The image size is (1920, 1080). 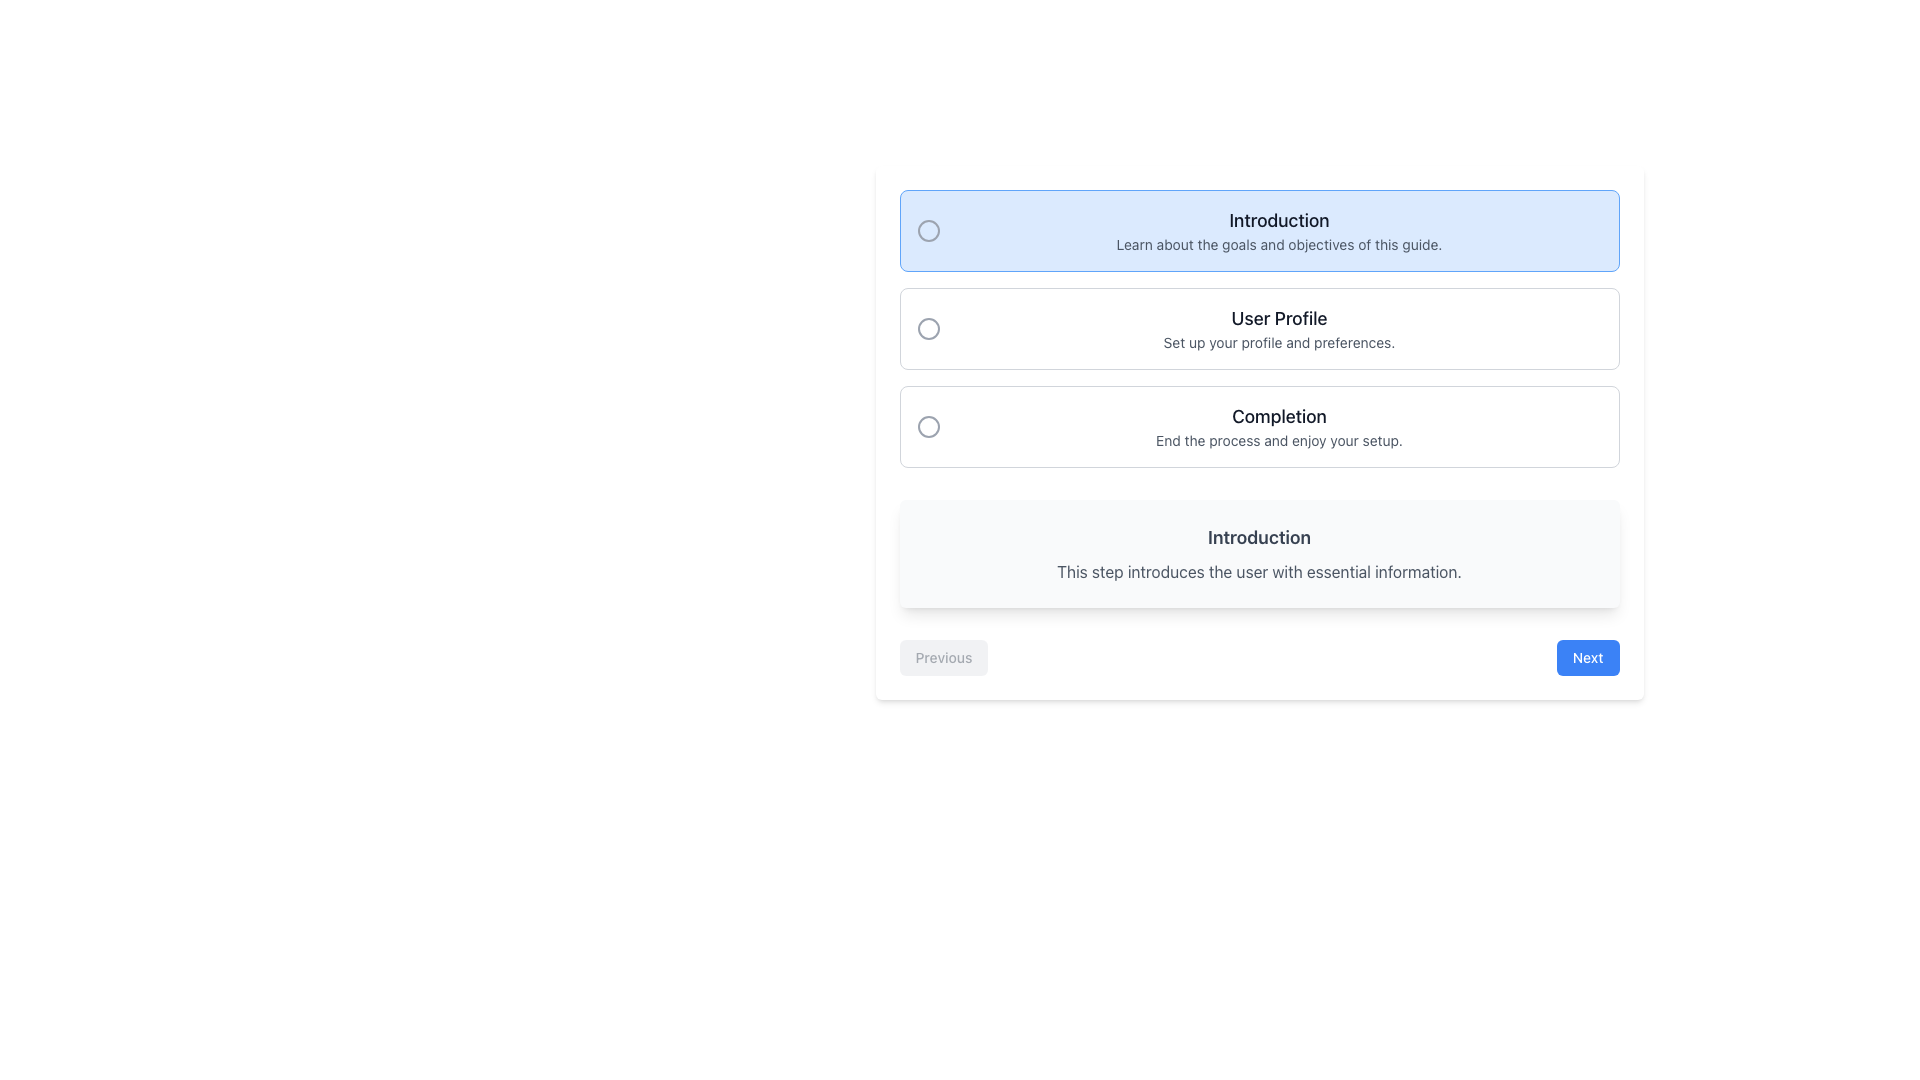 What do you see at coordinates (927, 230) in the screenshot?
I see `the circular gray outlined icon located to the left of the 'Introduction' heading within the highlighted card` at bounding box center [927, 230].